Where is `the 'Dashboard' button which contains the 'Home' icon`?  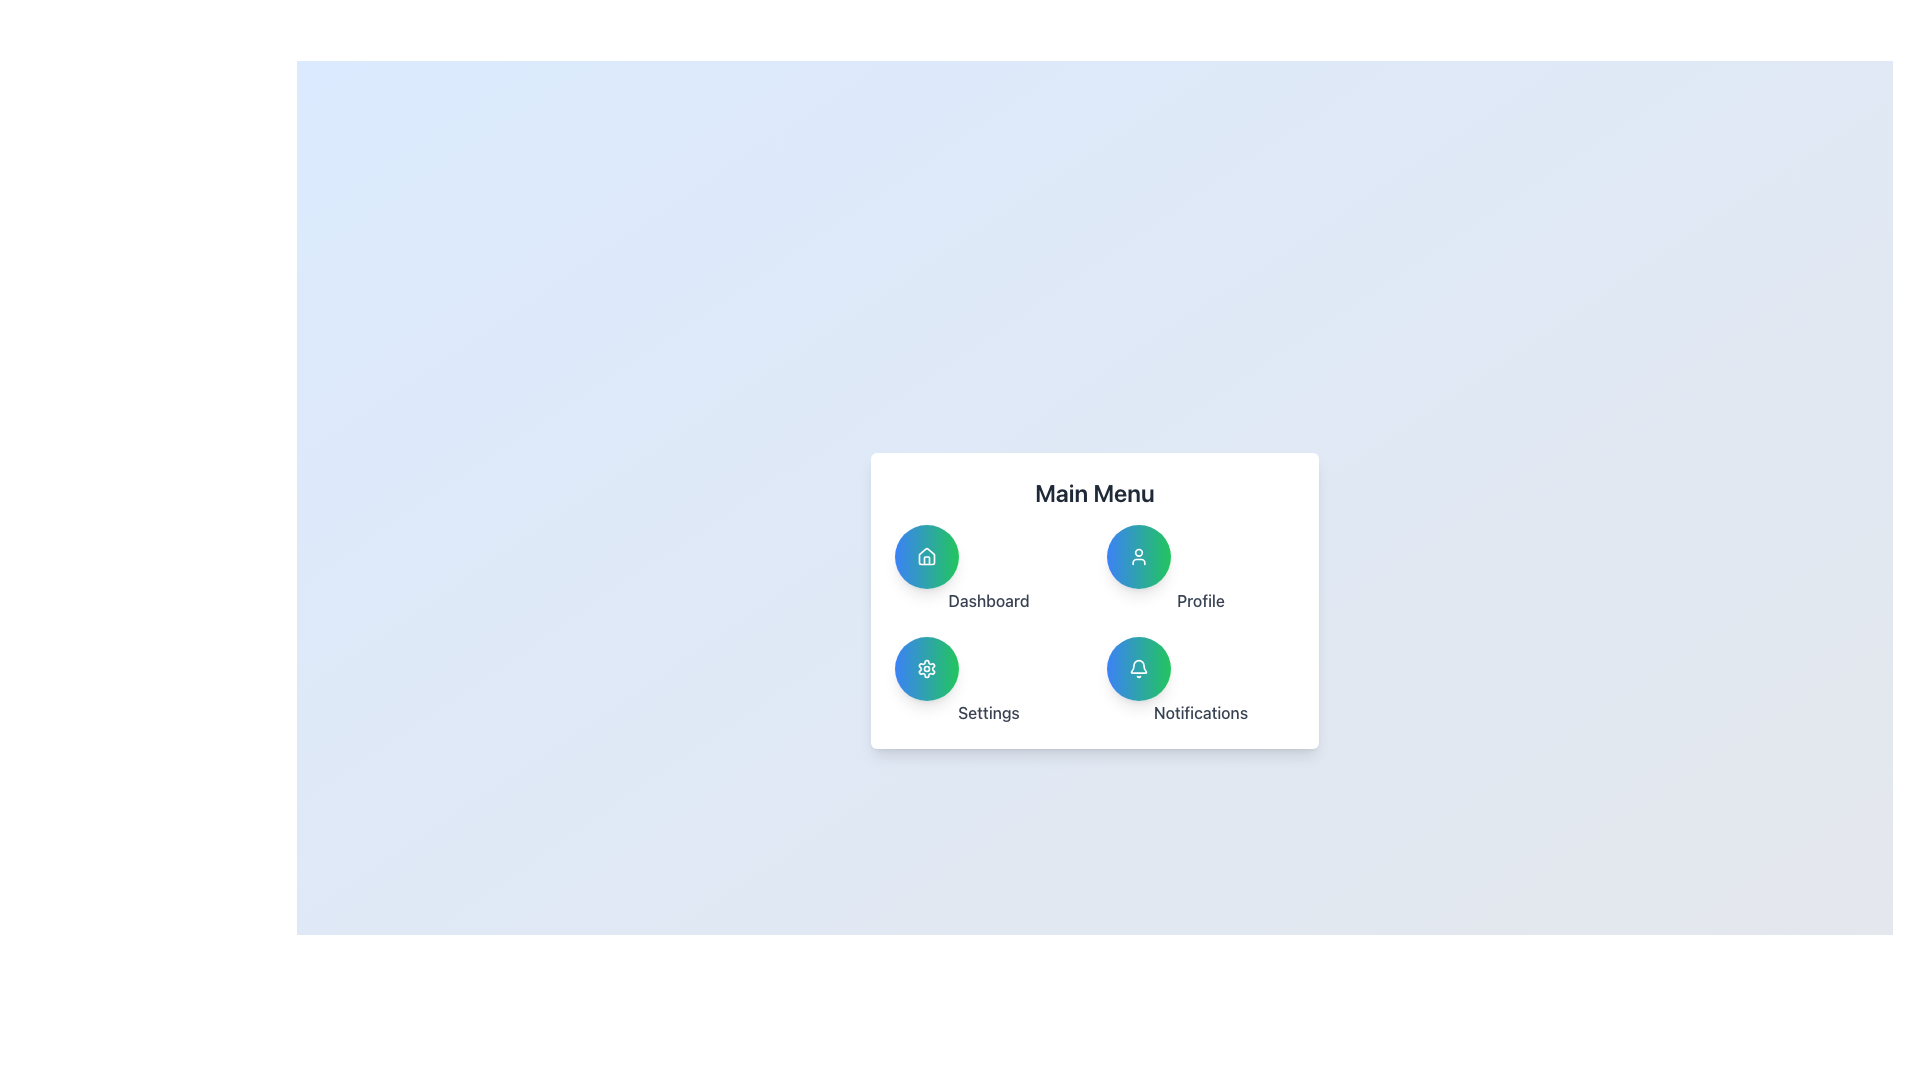
the 'Dashboard' button which contains the 'Home' icon is located at coordinates (925, 556).